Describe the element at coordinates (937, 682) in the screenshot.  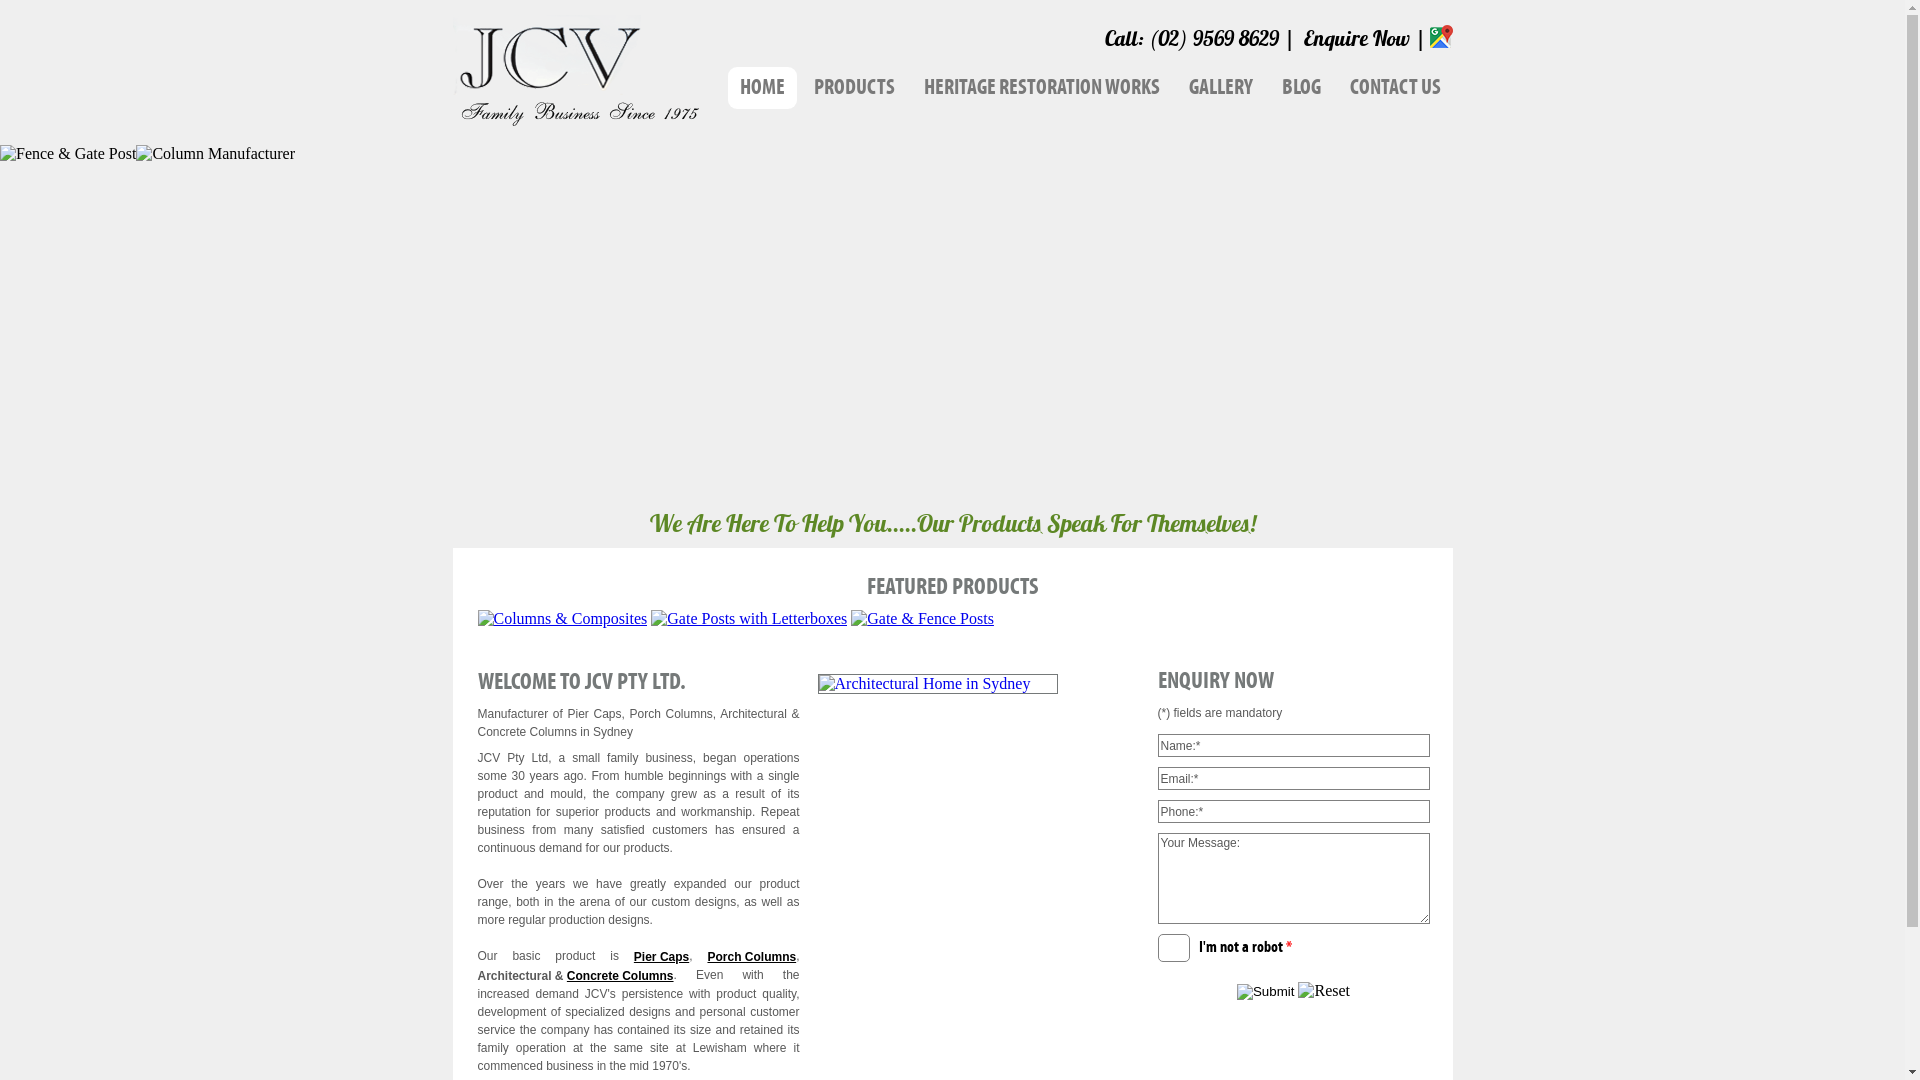
I see `'Architectural Home in Sydney'` at that location.